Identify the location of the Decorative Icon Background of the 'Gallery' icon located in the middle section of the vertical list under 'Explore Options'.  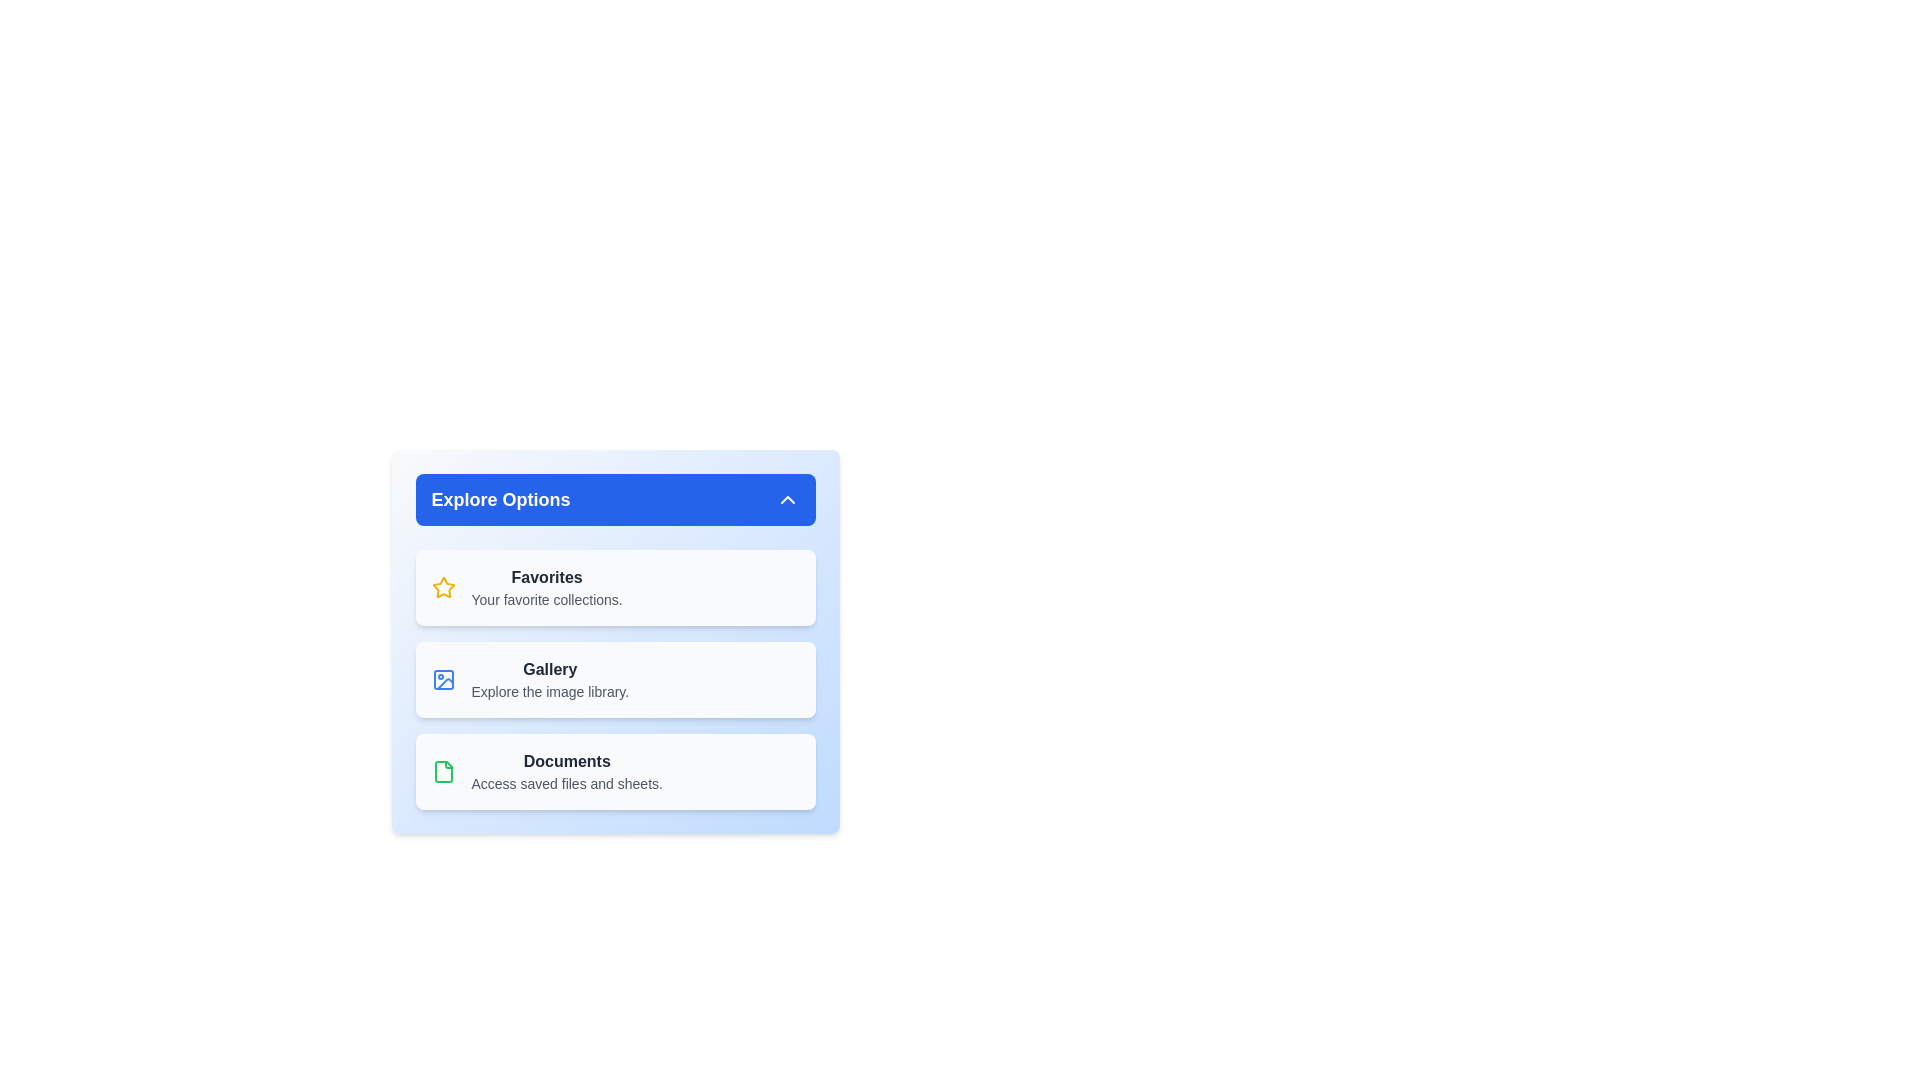
(442, 678).